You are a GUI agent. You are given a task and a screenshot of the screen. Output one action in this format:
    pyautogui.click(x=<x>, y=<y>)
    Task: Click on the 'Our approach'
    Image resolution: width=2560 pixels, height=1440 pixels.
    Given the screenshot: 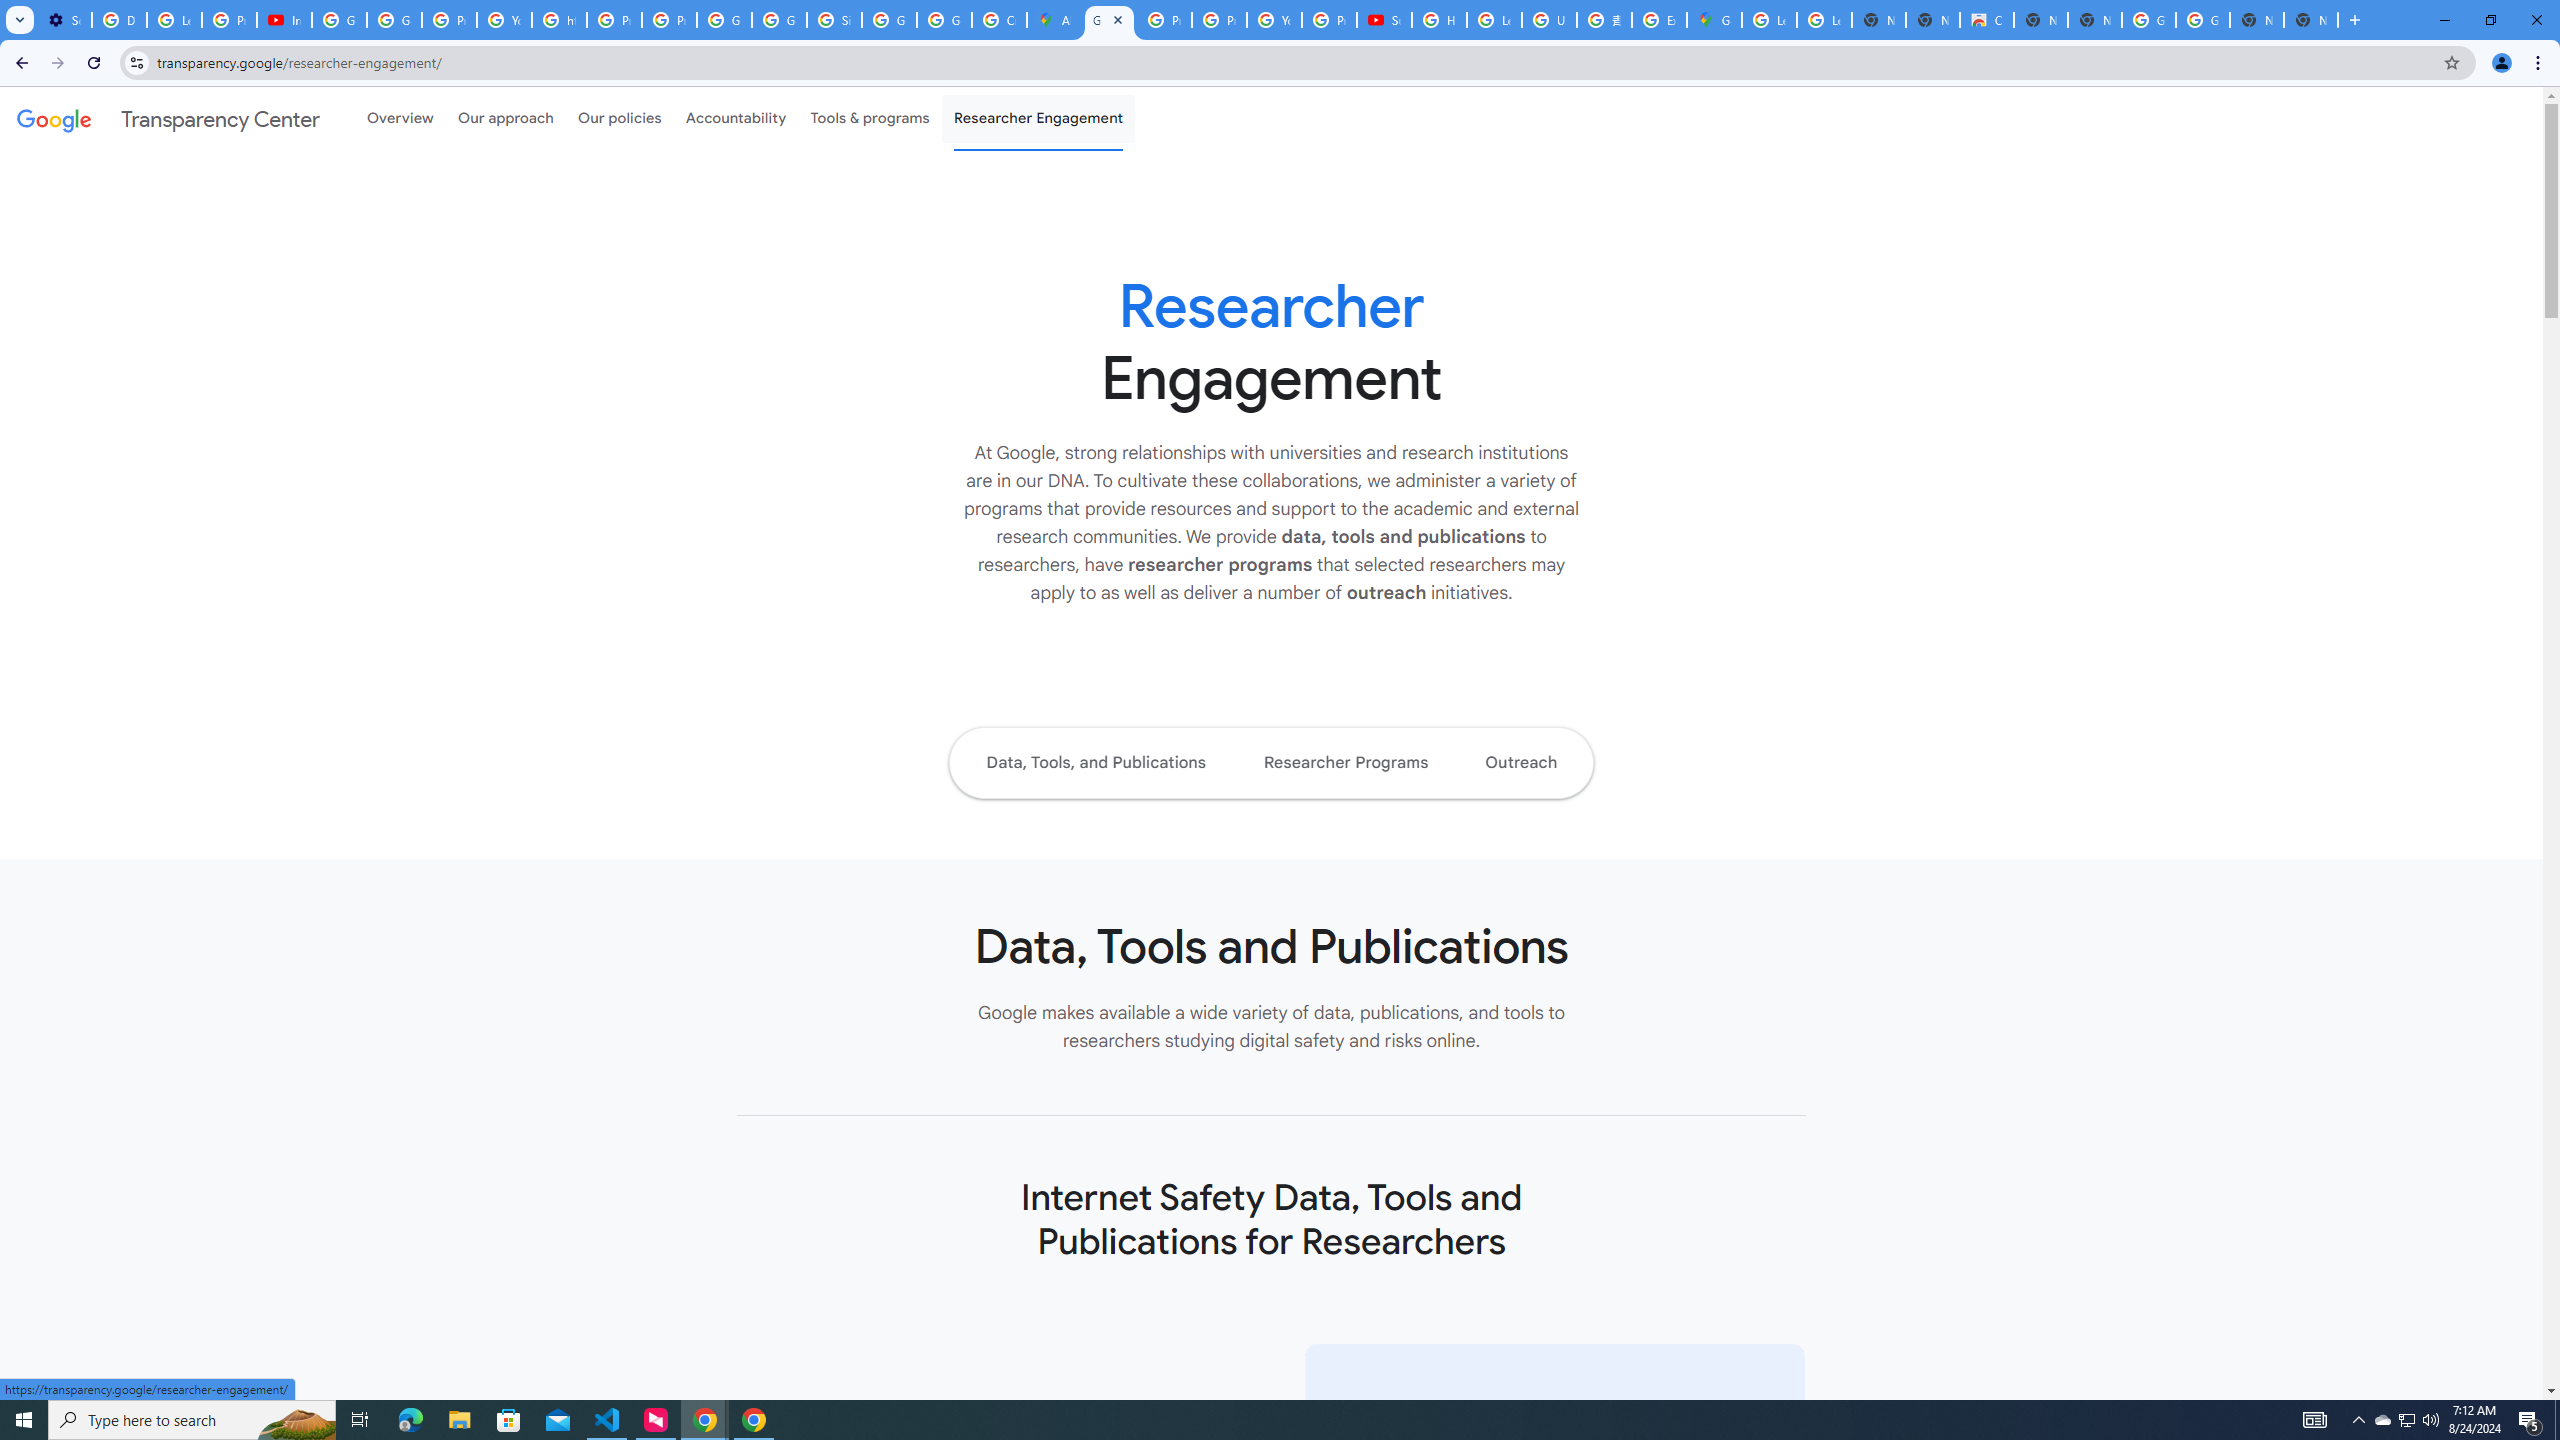 What is the action you would take?
    pyautogui.click(x=505, y=118)
    